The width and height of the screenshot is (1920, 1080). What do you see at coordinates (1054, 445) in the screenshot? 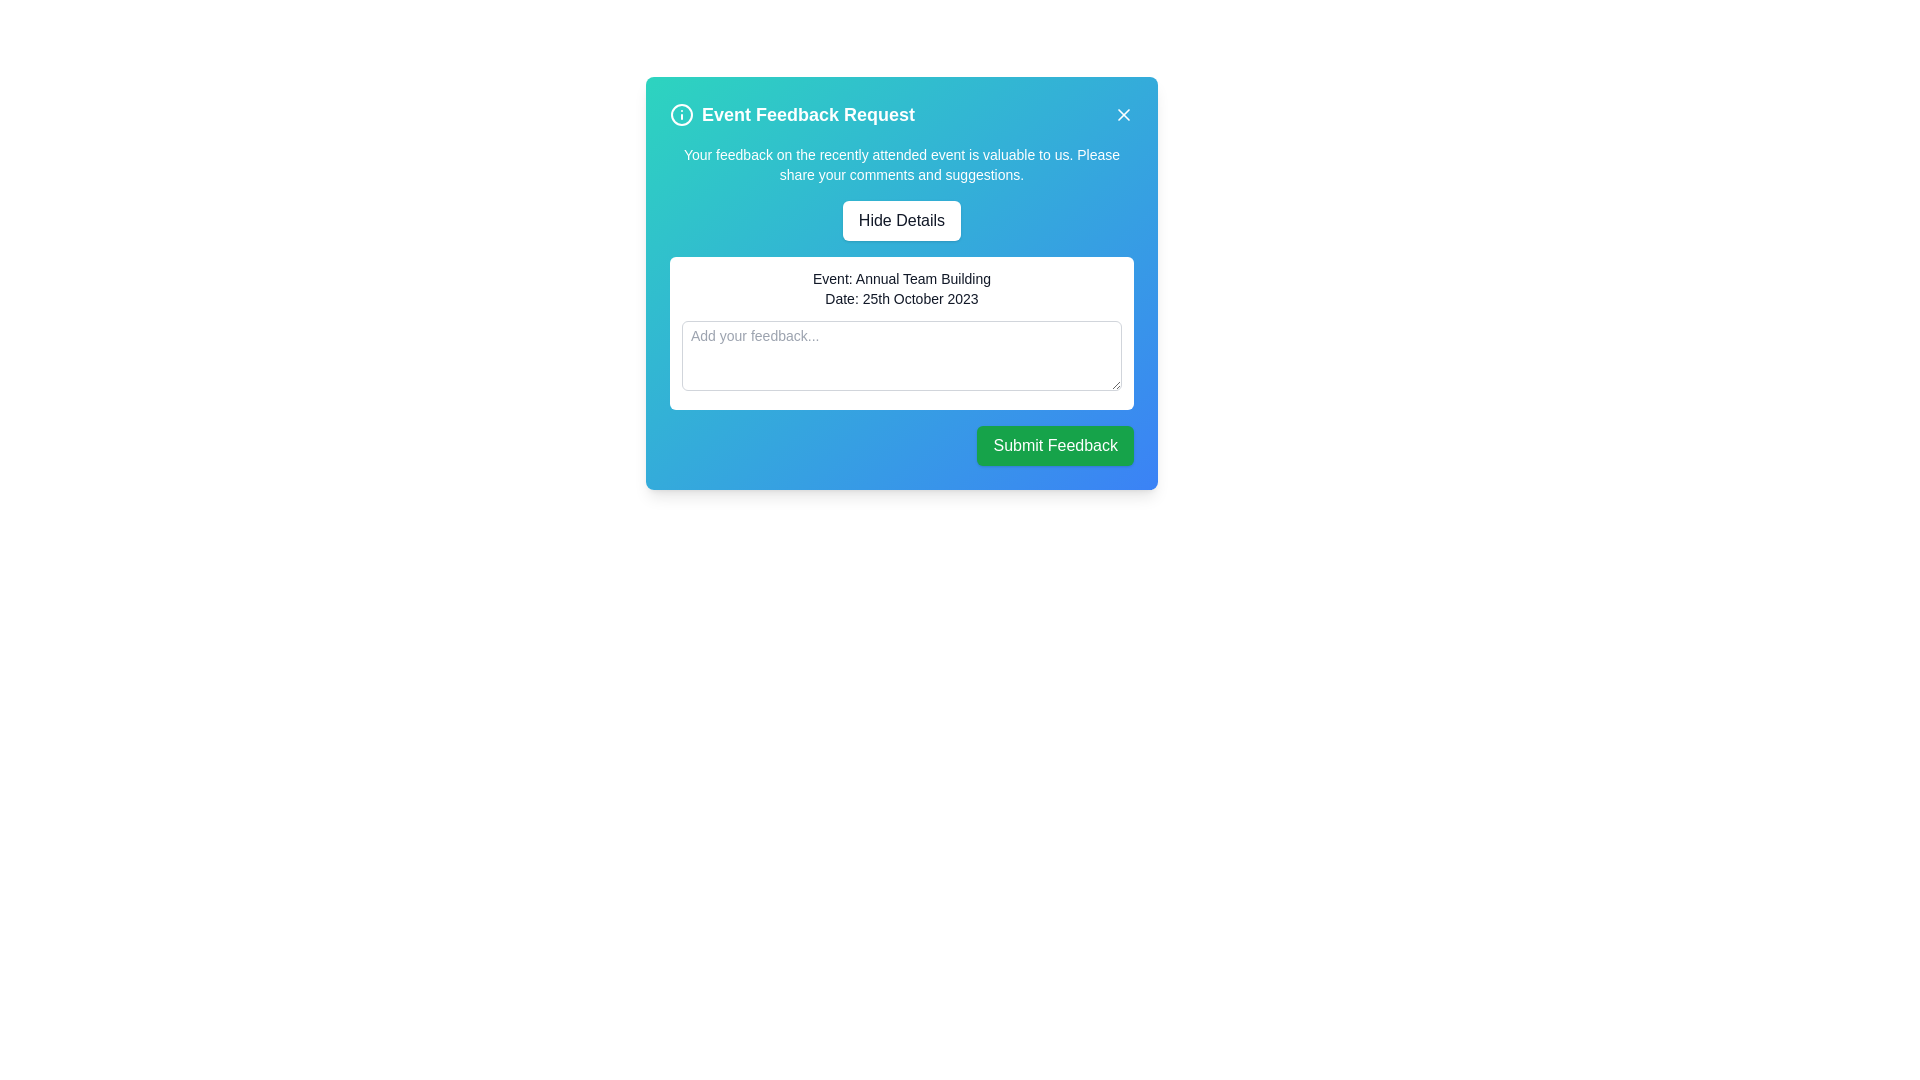
I see `the 'Submit Feedback' button to submit the feedback` at bounding box center [1054, 445].